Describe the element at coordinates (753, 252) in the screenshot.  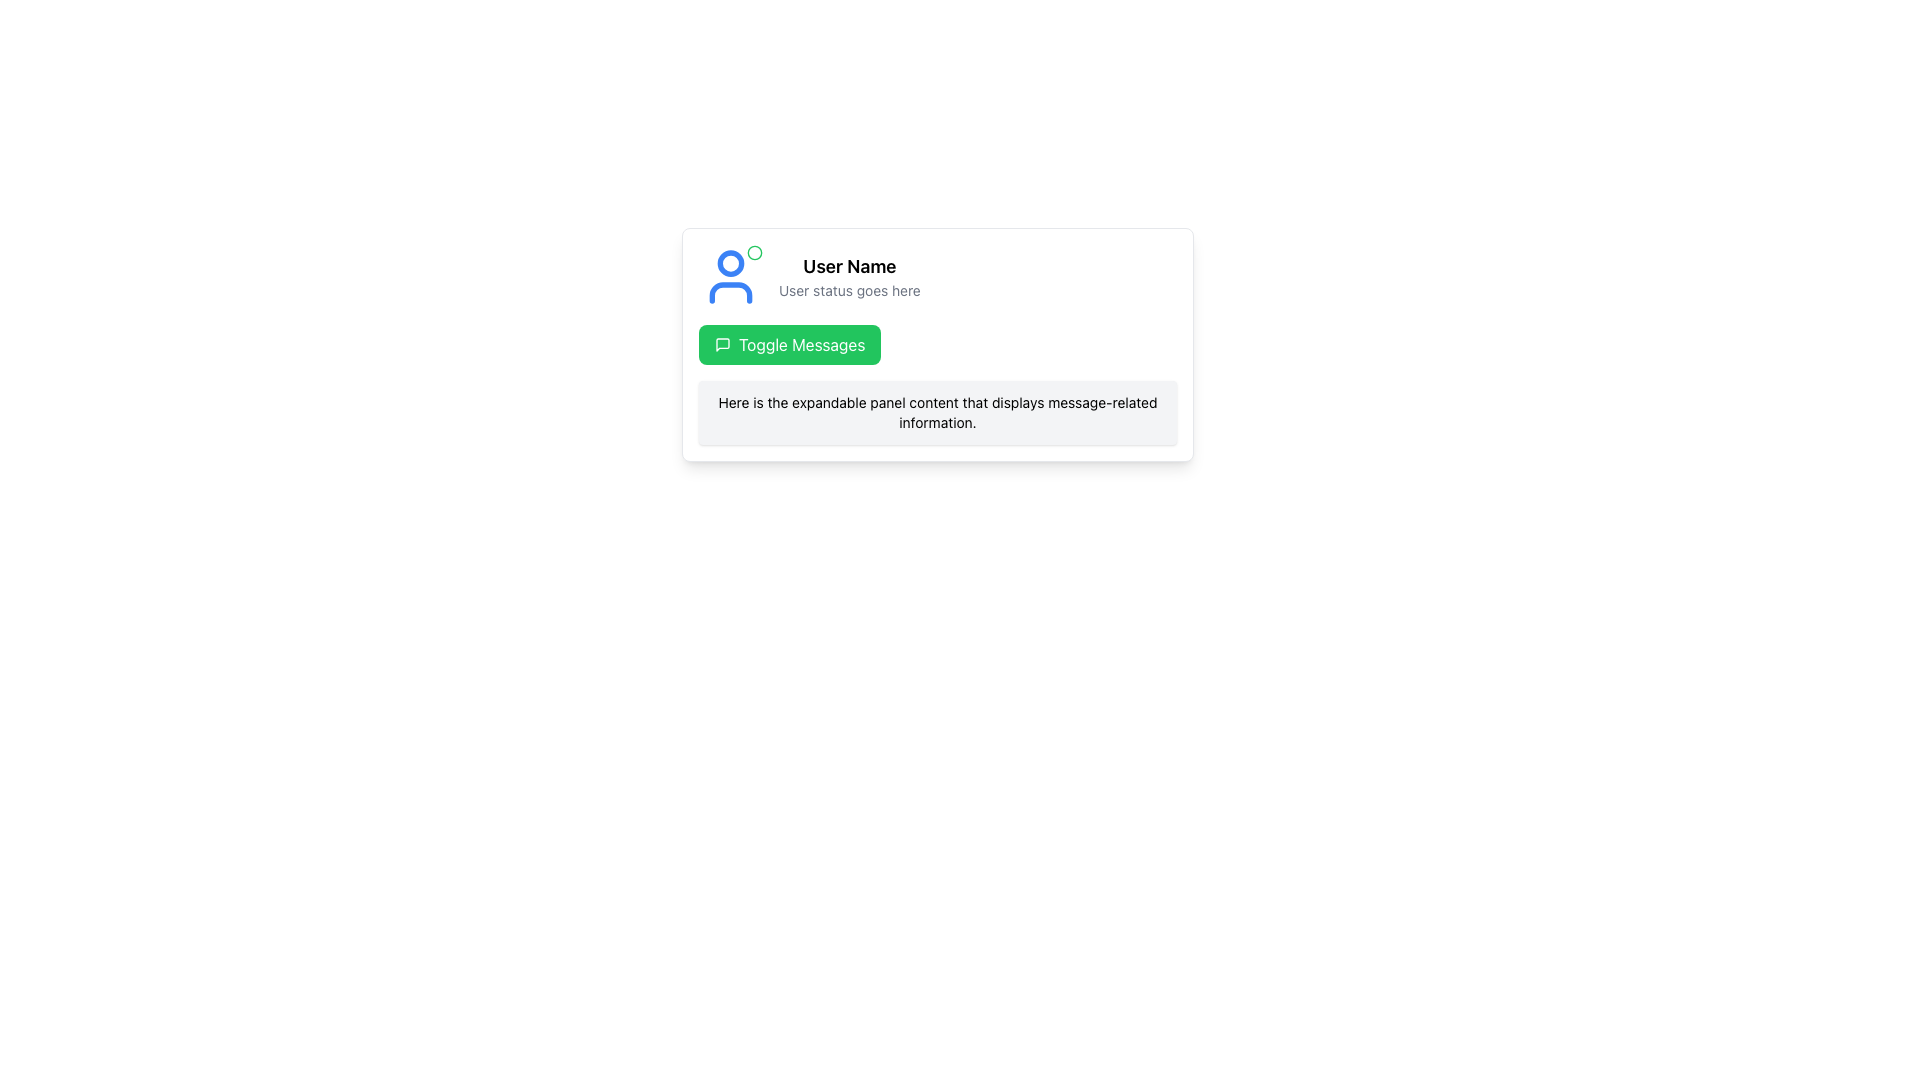
I see `the small circular Decorative indicator with a green border located at the top-right corner of the blue user profile icon` at that location.